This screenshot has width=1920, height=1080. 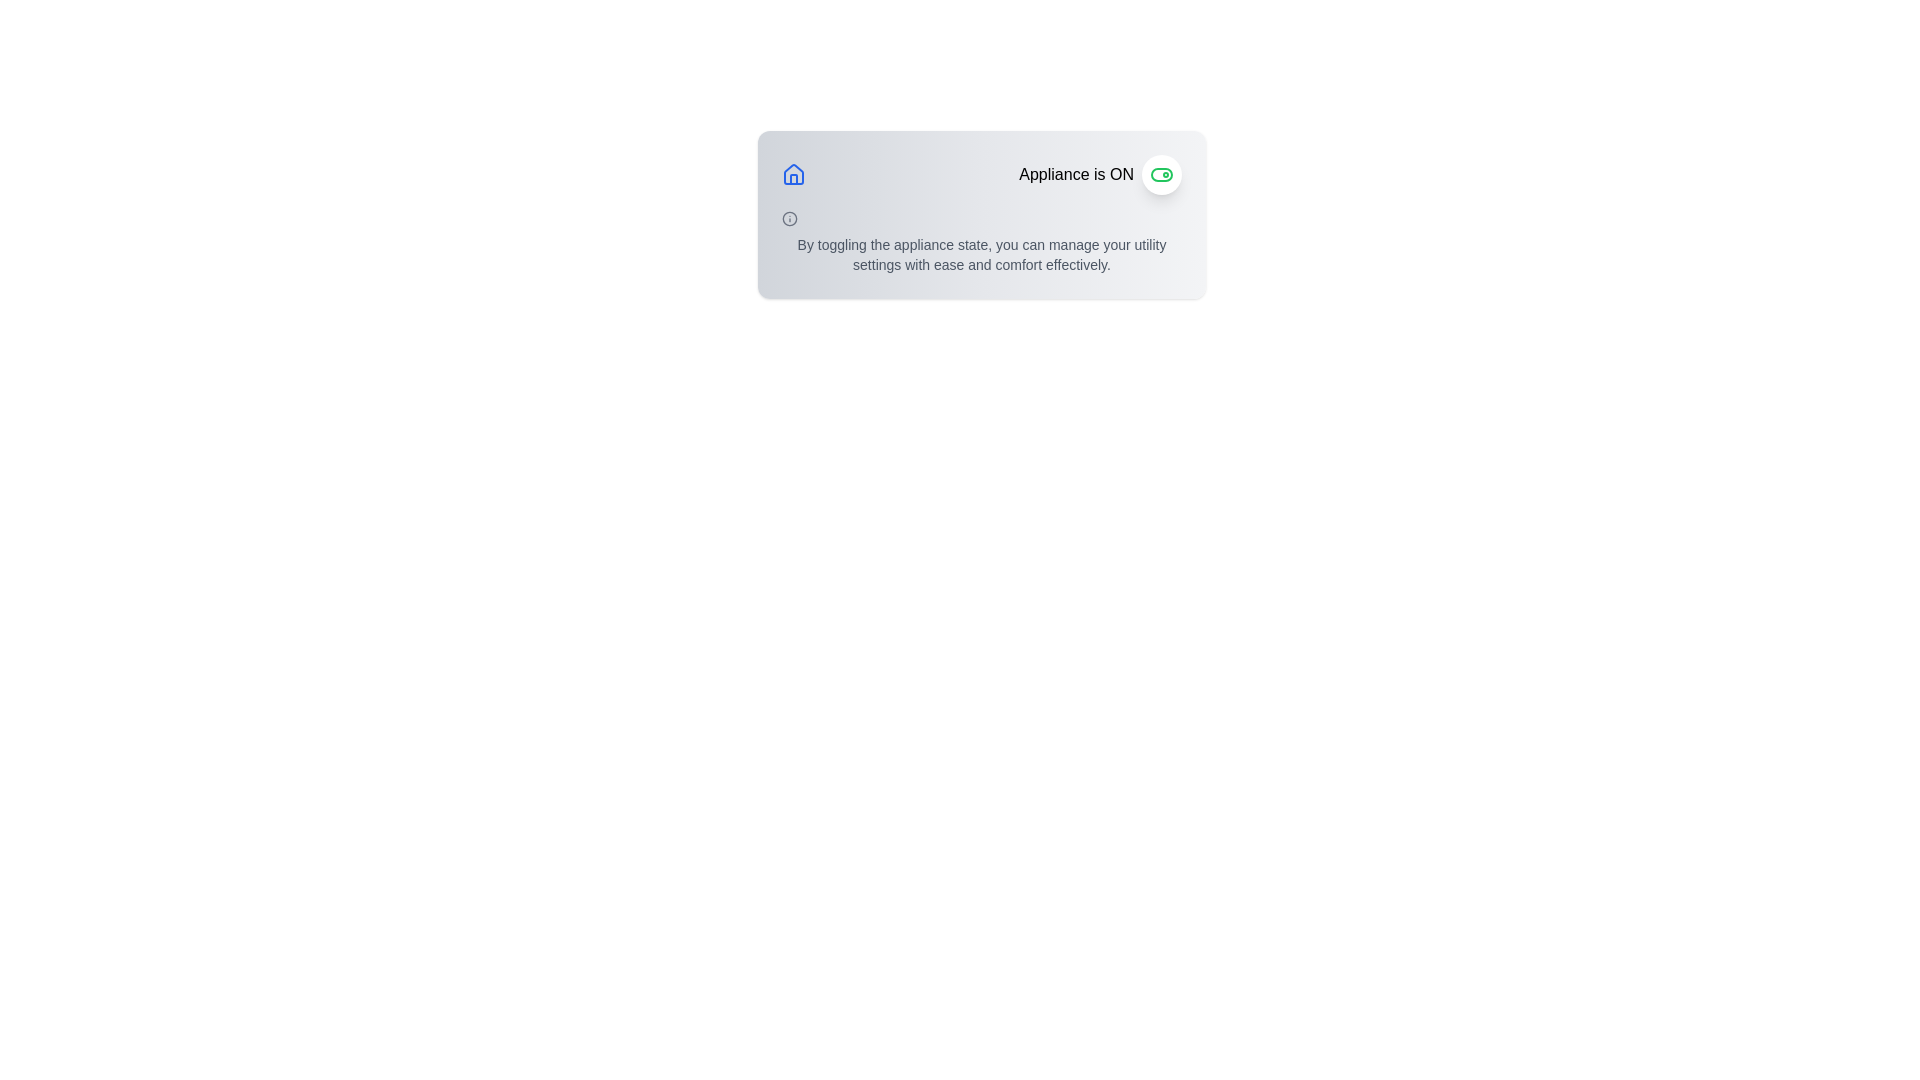 I want to click on the static text label displaying 'Appliance is ON', which is part of a horizontal cluster of components, serving as a descriptive label for the current state of an appliance, so click(x=1075, y=173).